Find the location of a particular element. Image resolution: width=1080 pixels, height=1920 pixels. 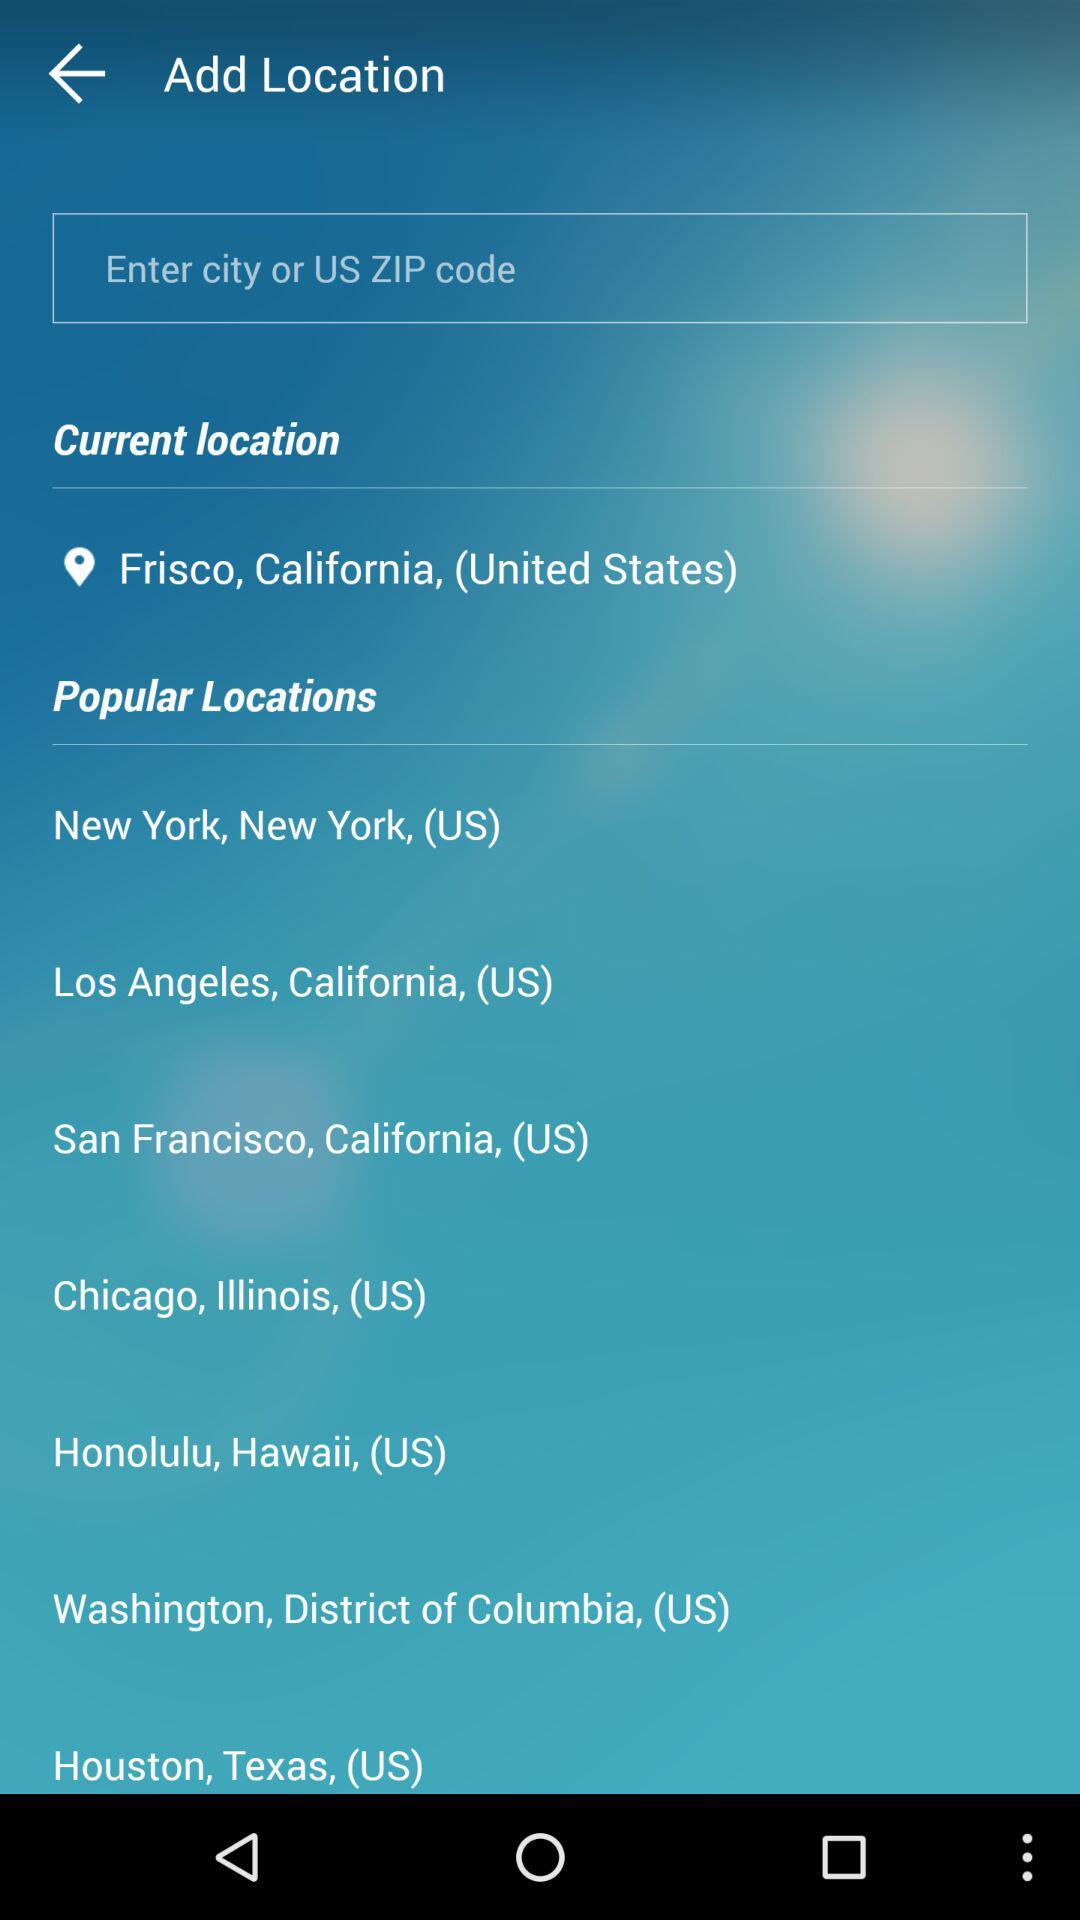

the arrow_backward icon is located at coordinates (115, 78).